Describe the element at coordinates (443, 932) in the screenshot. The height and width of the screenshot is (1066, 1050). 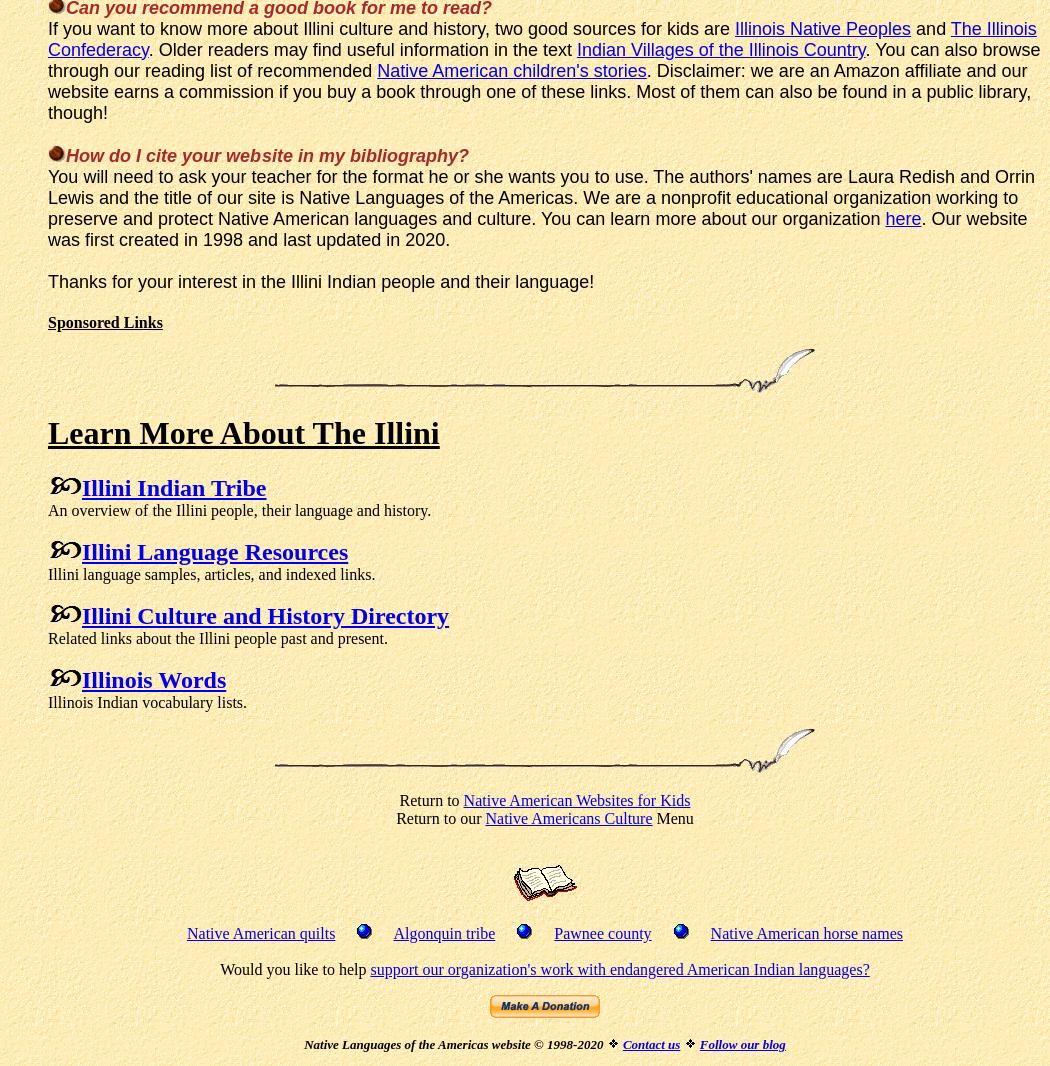
I see `'Algonquin tribe'` at that location.